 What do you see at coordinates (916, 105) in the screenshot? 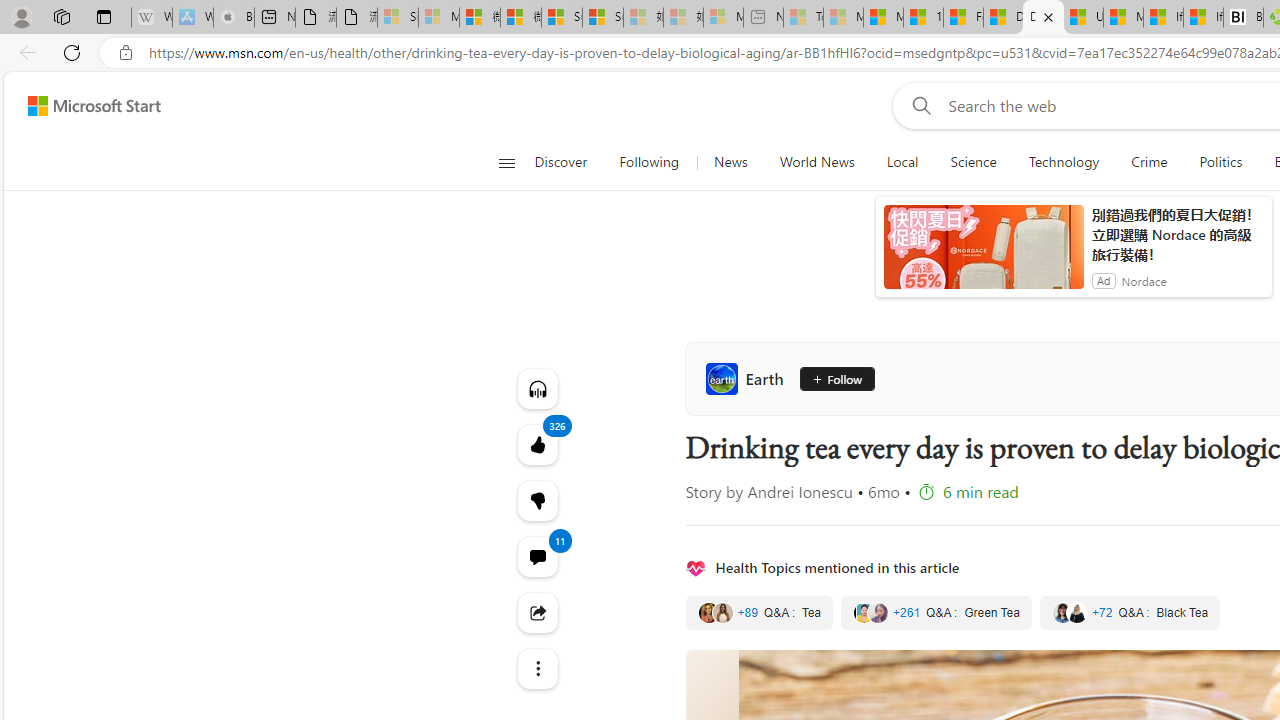
I see `'Web search'` at bounding box center [916, 105].